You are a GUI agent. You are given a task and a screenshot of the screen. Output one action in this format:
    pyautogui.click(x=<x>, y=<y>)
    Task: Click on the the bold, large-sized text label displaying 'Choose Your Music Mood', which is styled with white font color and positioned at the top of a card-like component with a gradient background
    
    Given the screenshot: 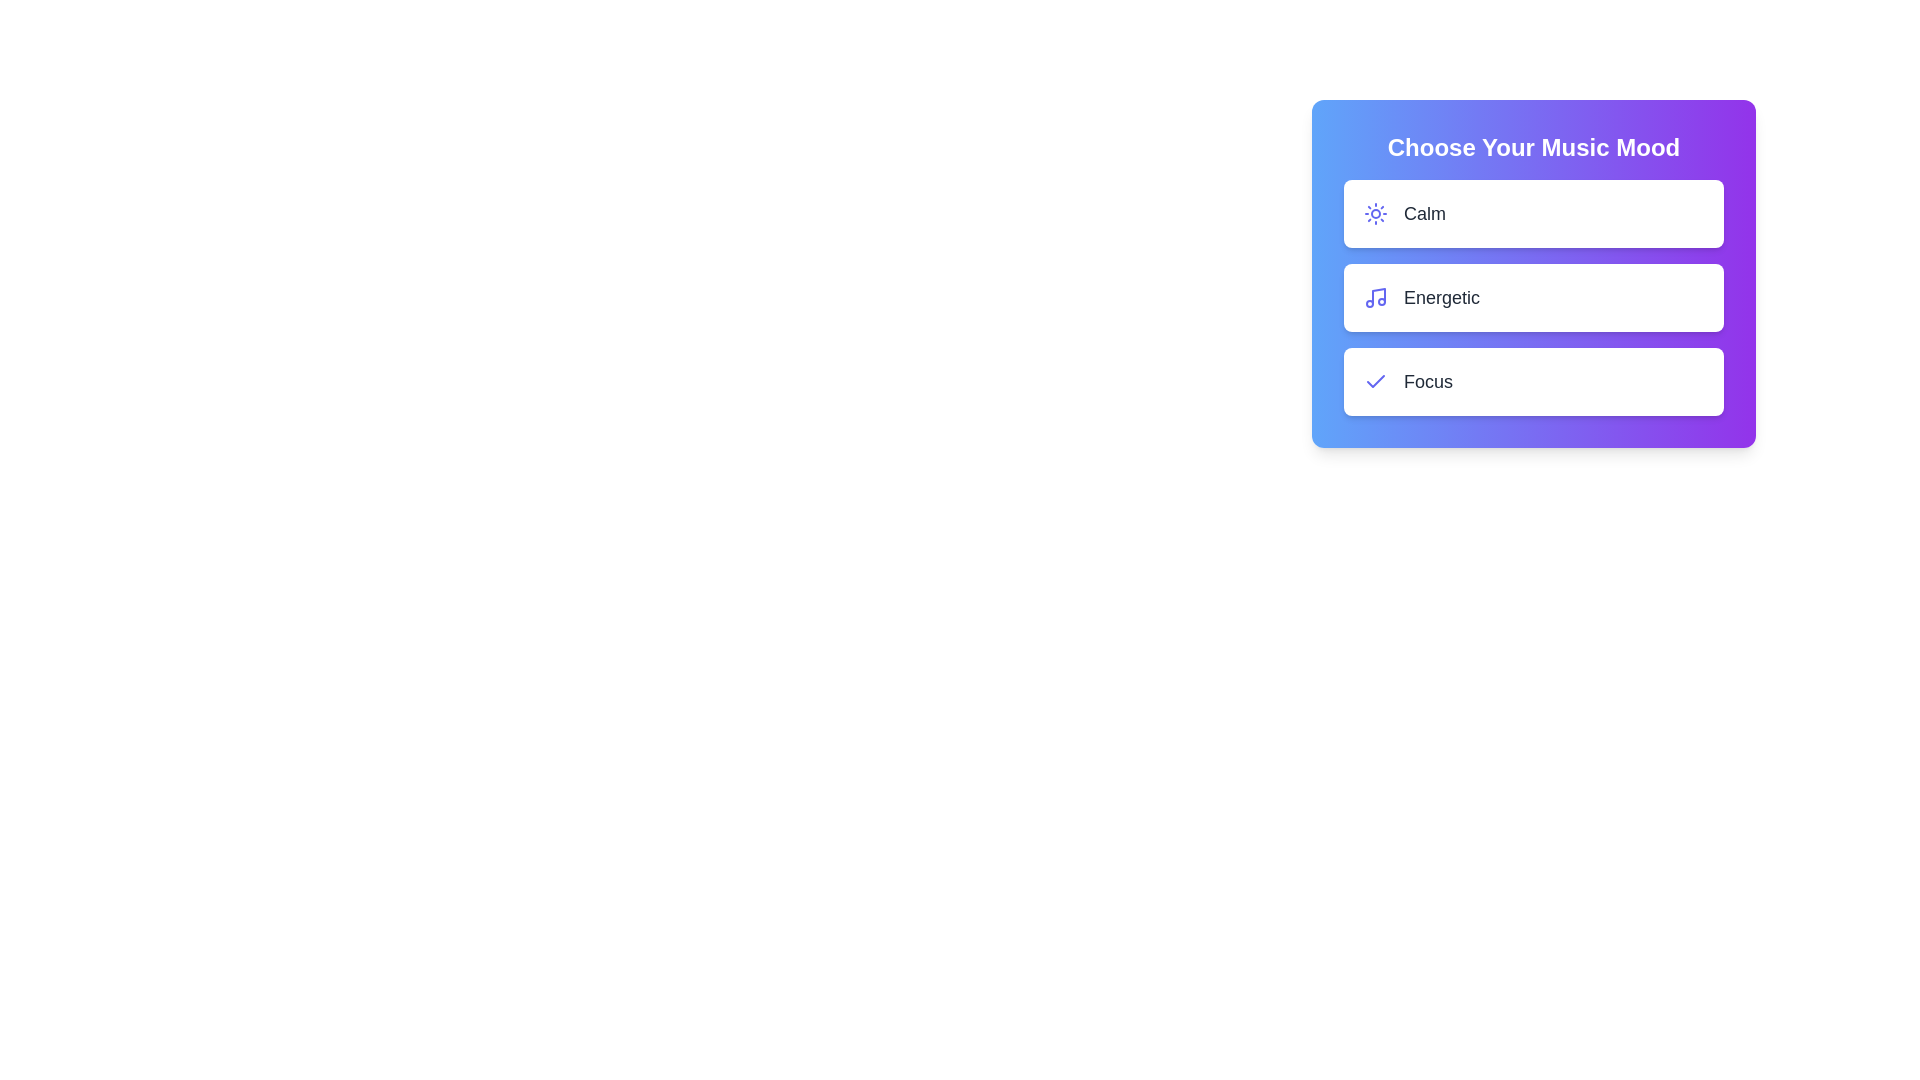 What is the action you would take?
    pyautogui.click(x=1533, y=146)
    